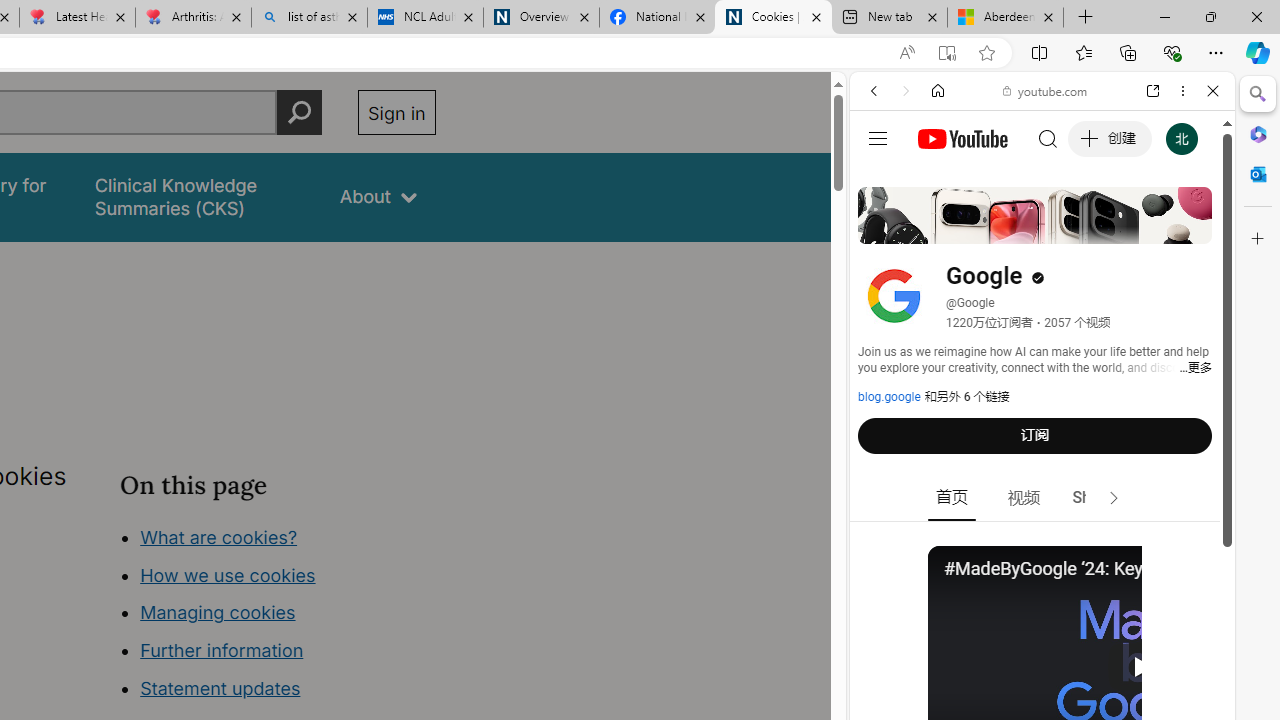  What do you see at coordinates (1153, 91) in the screenshot?
I see `'Open link in new tab'` at bounding box center [1153, 91].